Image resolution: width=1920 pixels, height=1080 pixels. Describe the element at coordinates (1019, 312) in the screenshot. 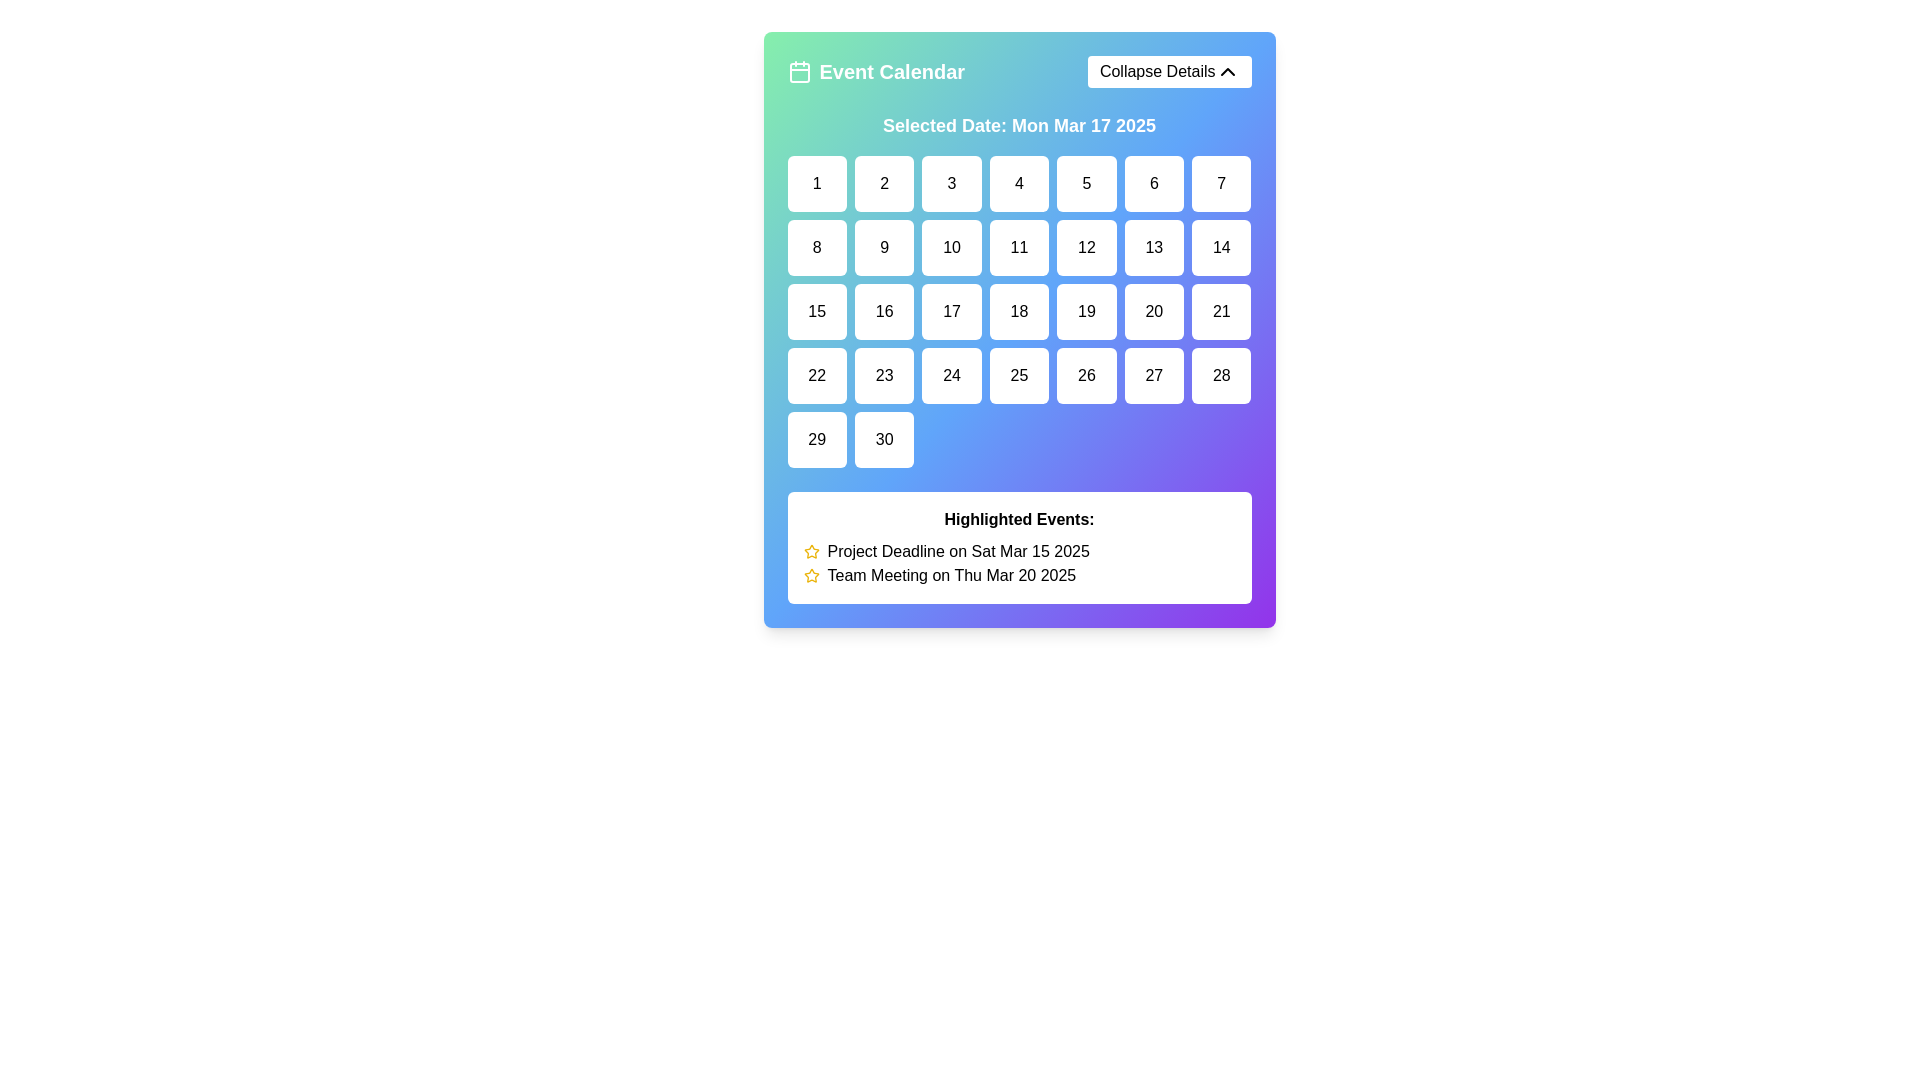

I see `the 18th grid cell in the calendar interface` at that location.